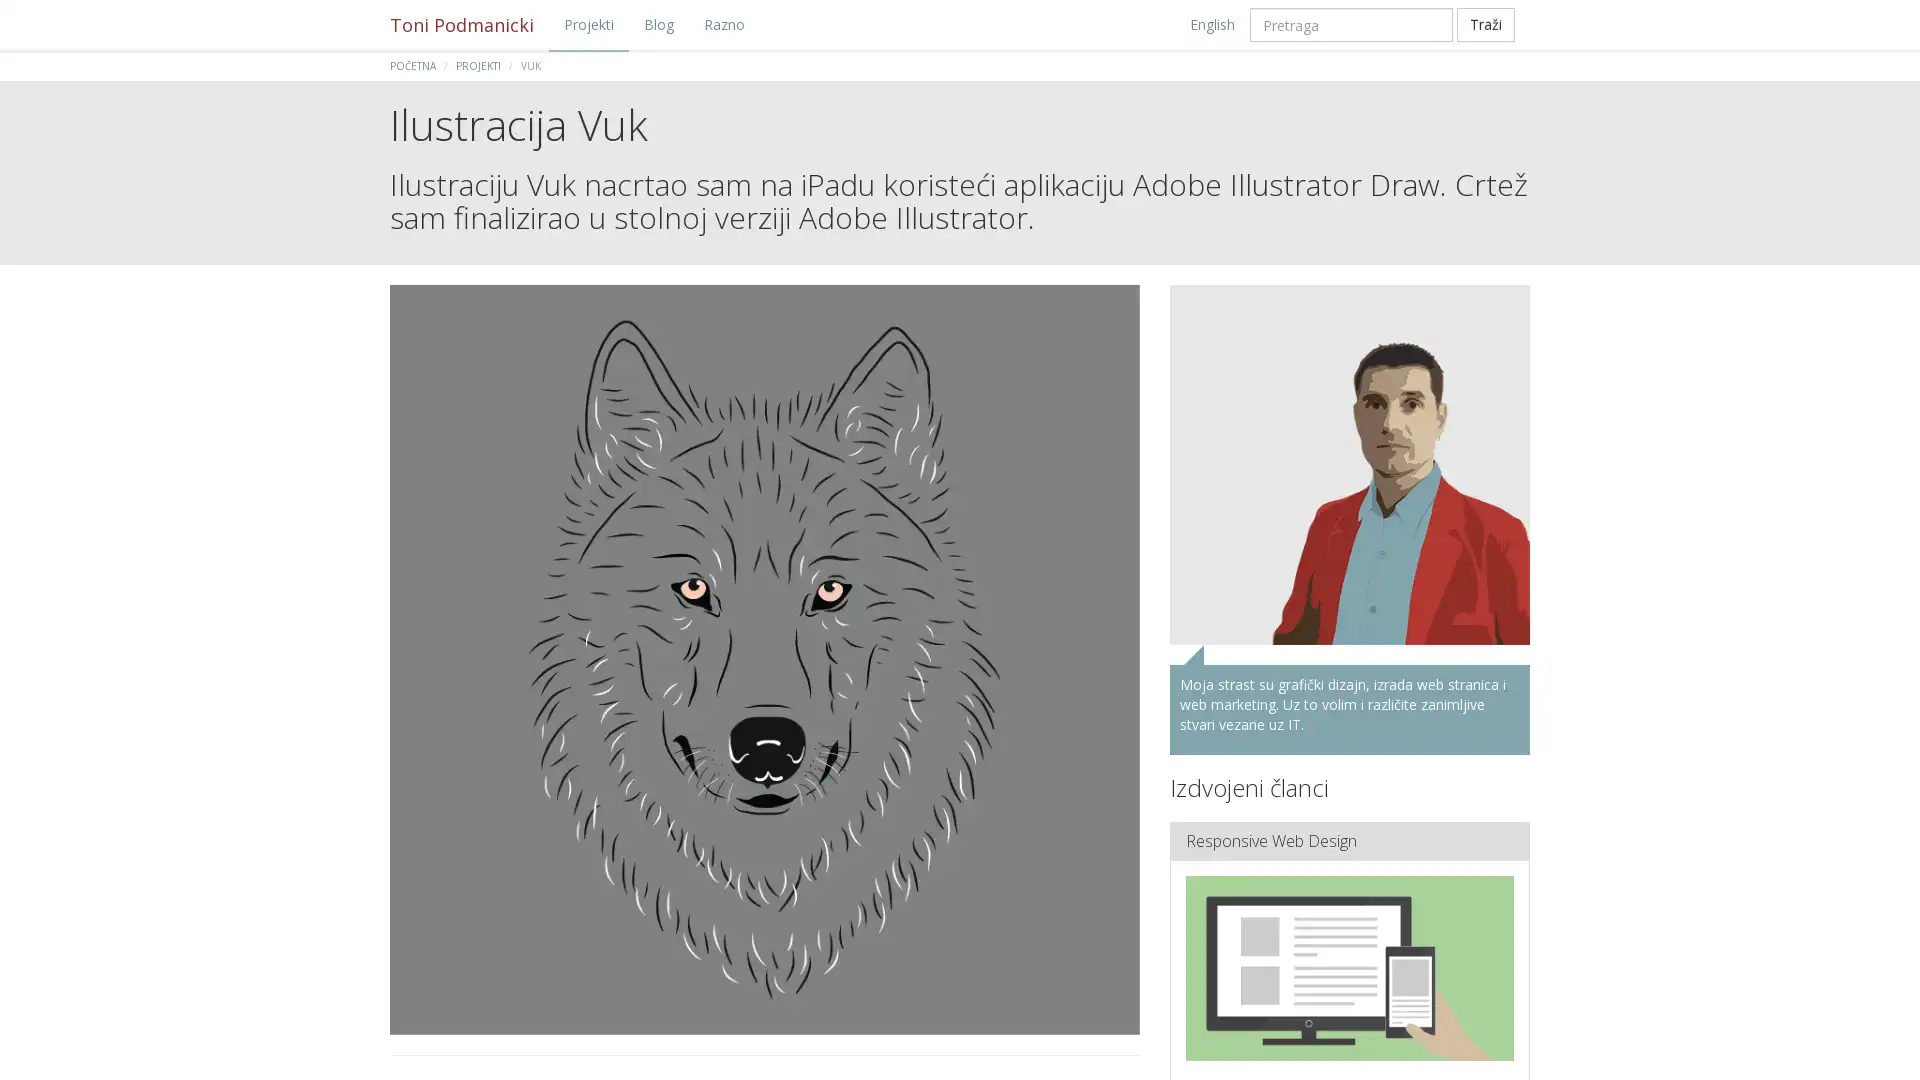 This screenshot has height=1080, width=1920. Describe the element at coordinates (1486, 24) in the screenshot. I see `Trazi` at that location.